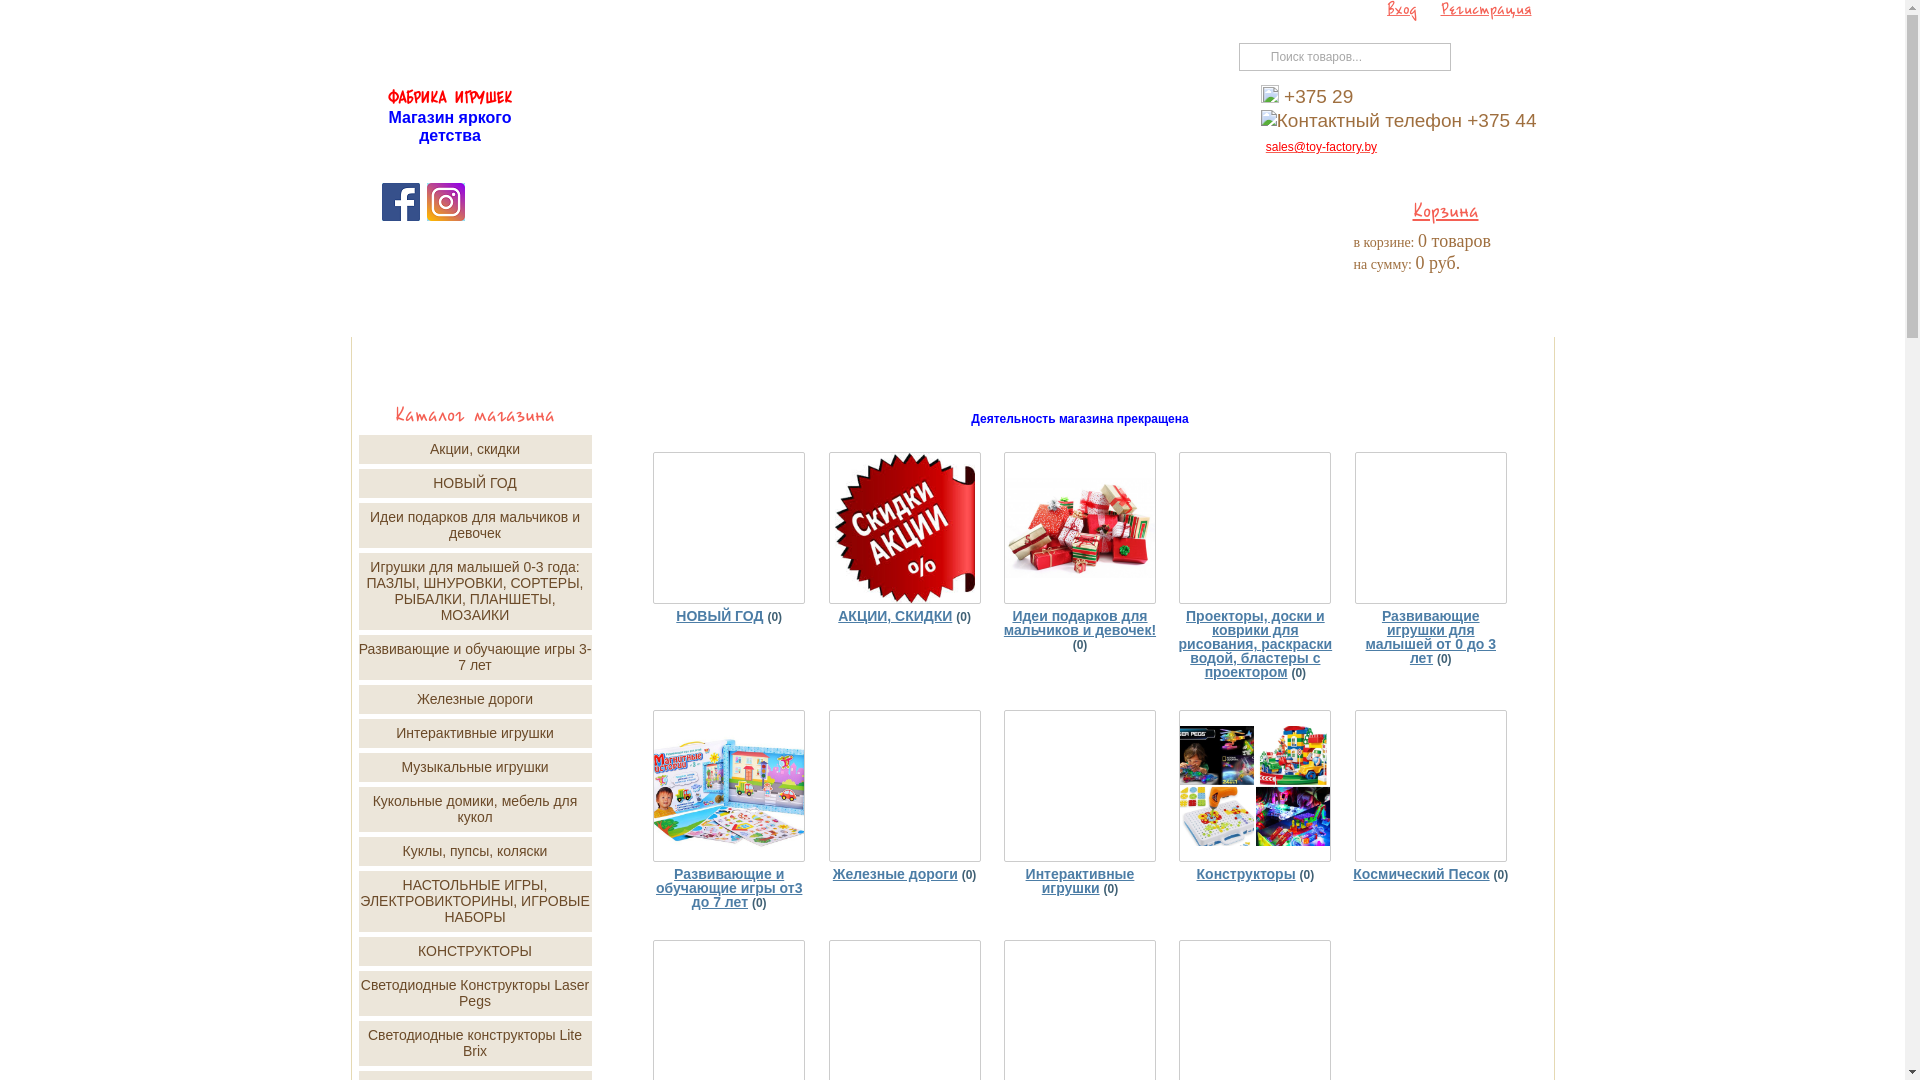 This screenshot has height=1080, width=1920. I want to click on 'sales@toy-factory.by', so click(1321, 145).